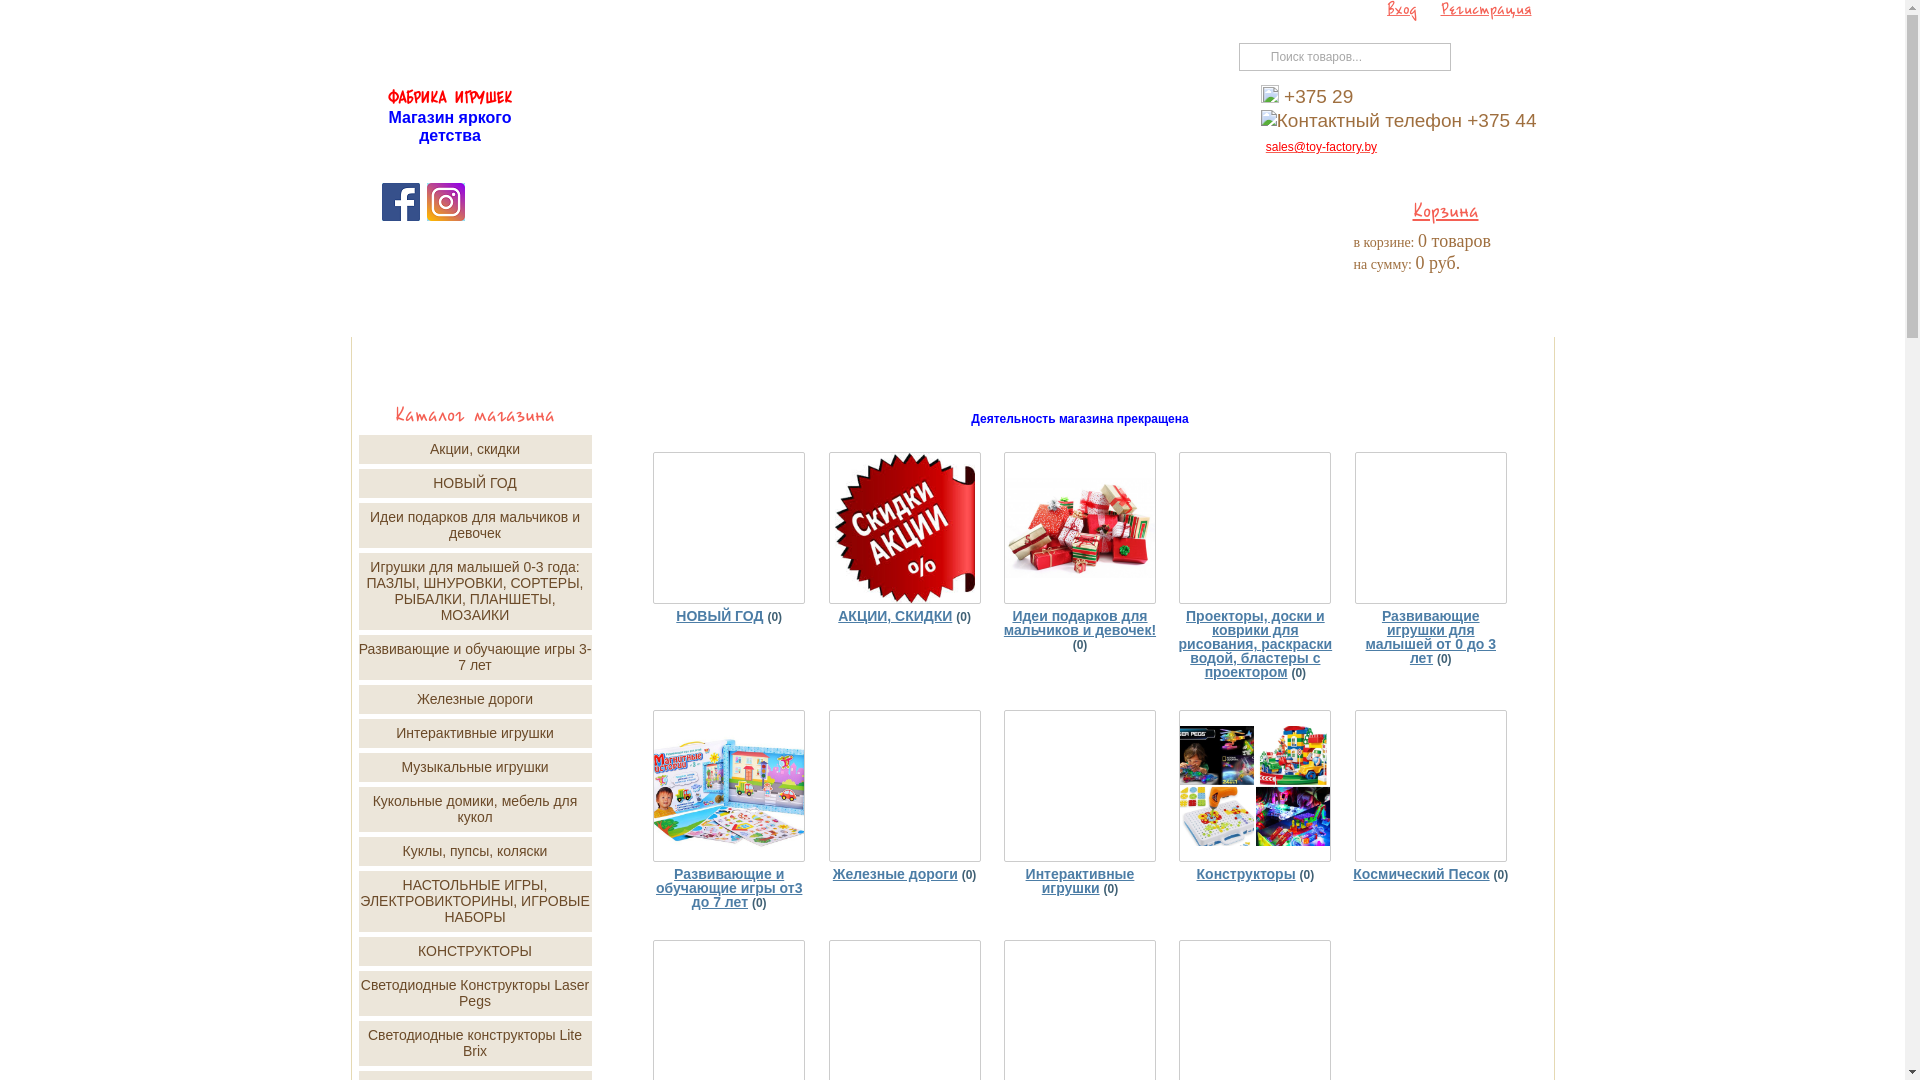 This screenshot has height=1080, width=1920. I want to click on 'sales@toy-factory.by', so click(1321, 145).